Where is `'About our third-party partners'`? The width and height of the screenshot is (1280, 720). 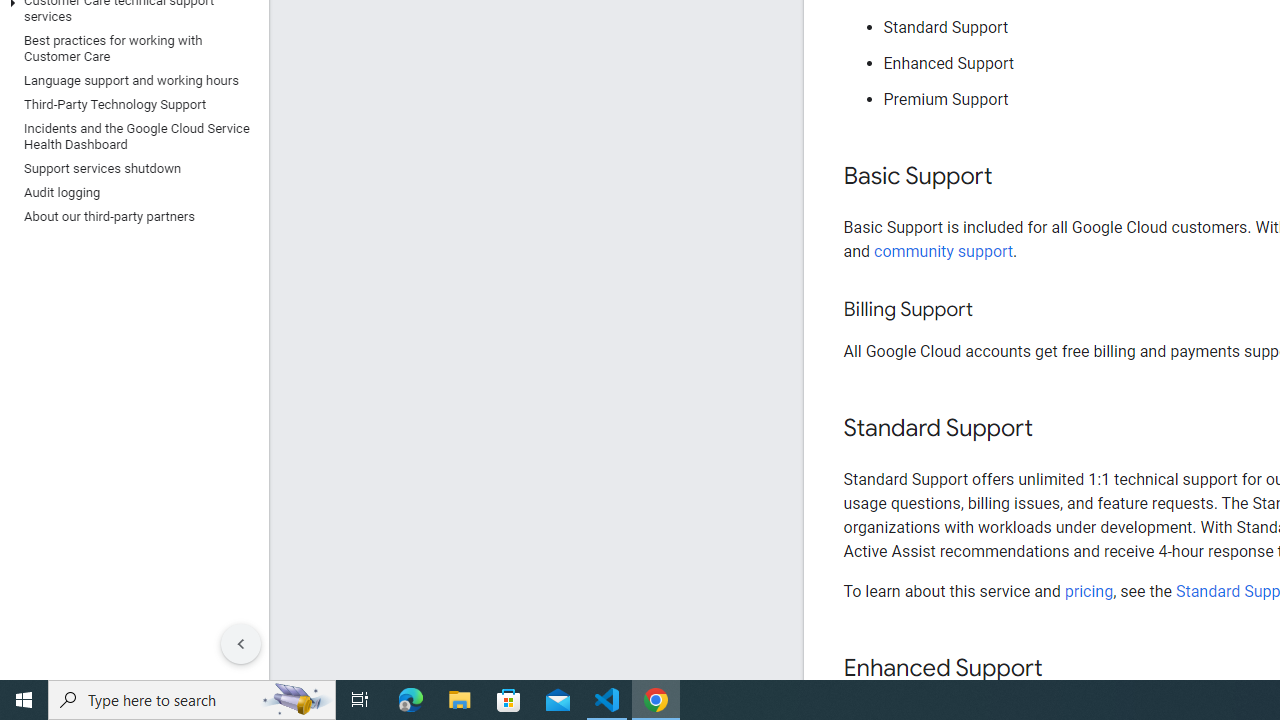
'About our third-party partners' is located at coordinates (129, 217).